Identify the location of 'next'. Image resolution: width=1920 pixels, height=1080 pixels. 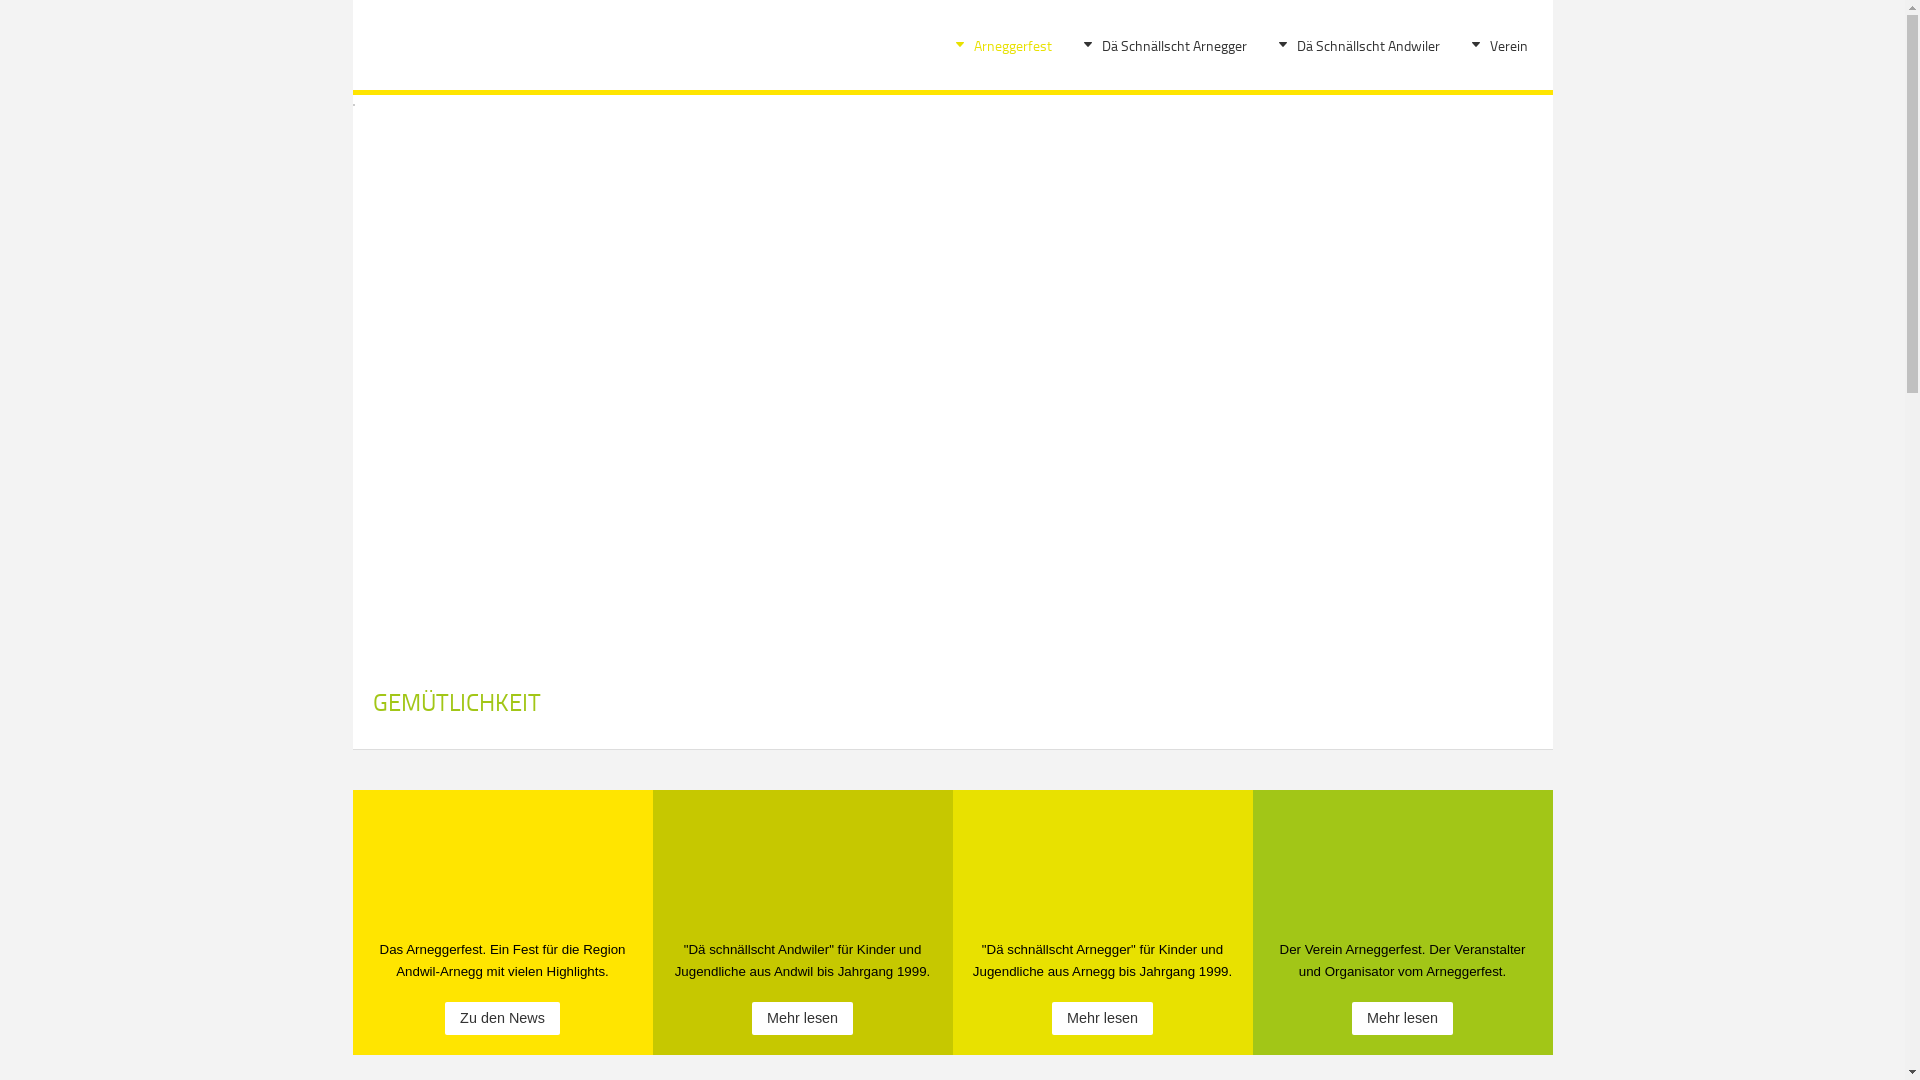
(1482, 353).